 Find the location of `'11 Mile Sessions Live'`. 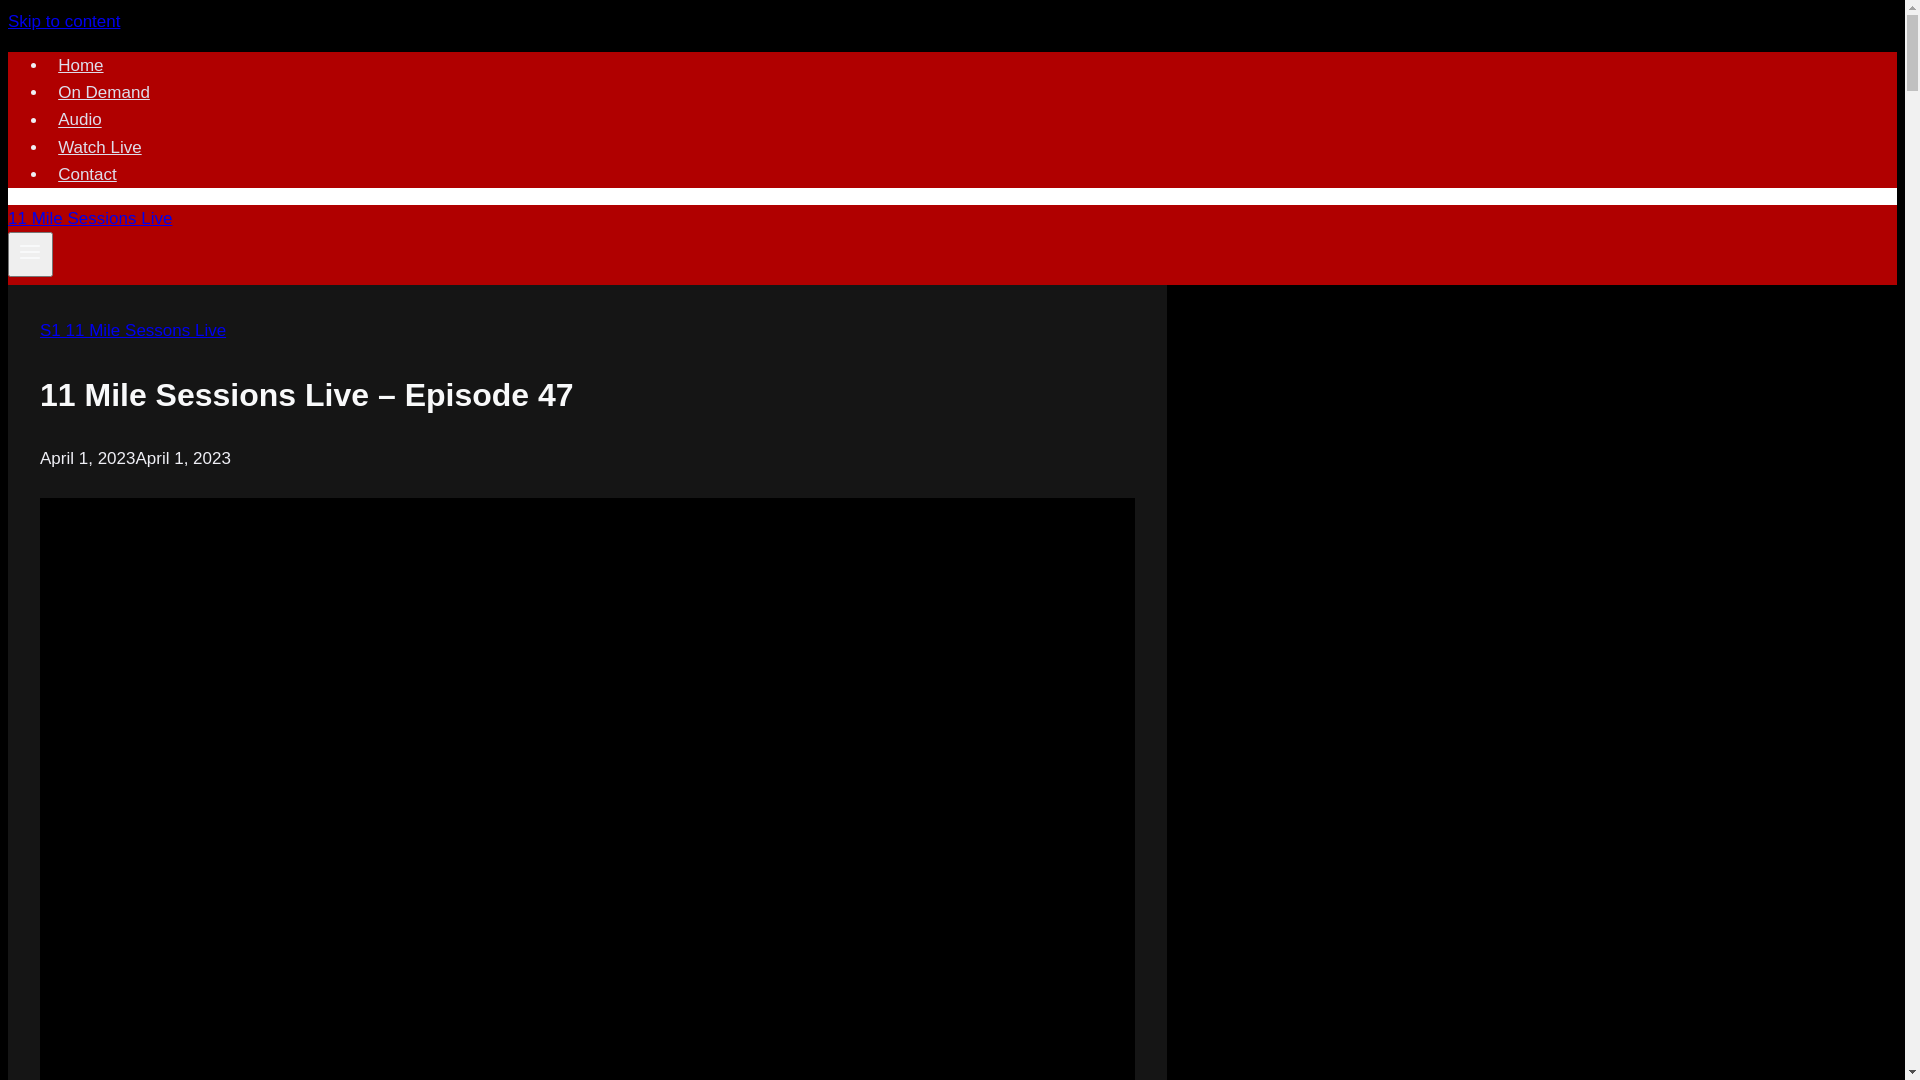

'11 Mile Sessions Live' is located at coordinates (89, 218).